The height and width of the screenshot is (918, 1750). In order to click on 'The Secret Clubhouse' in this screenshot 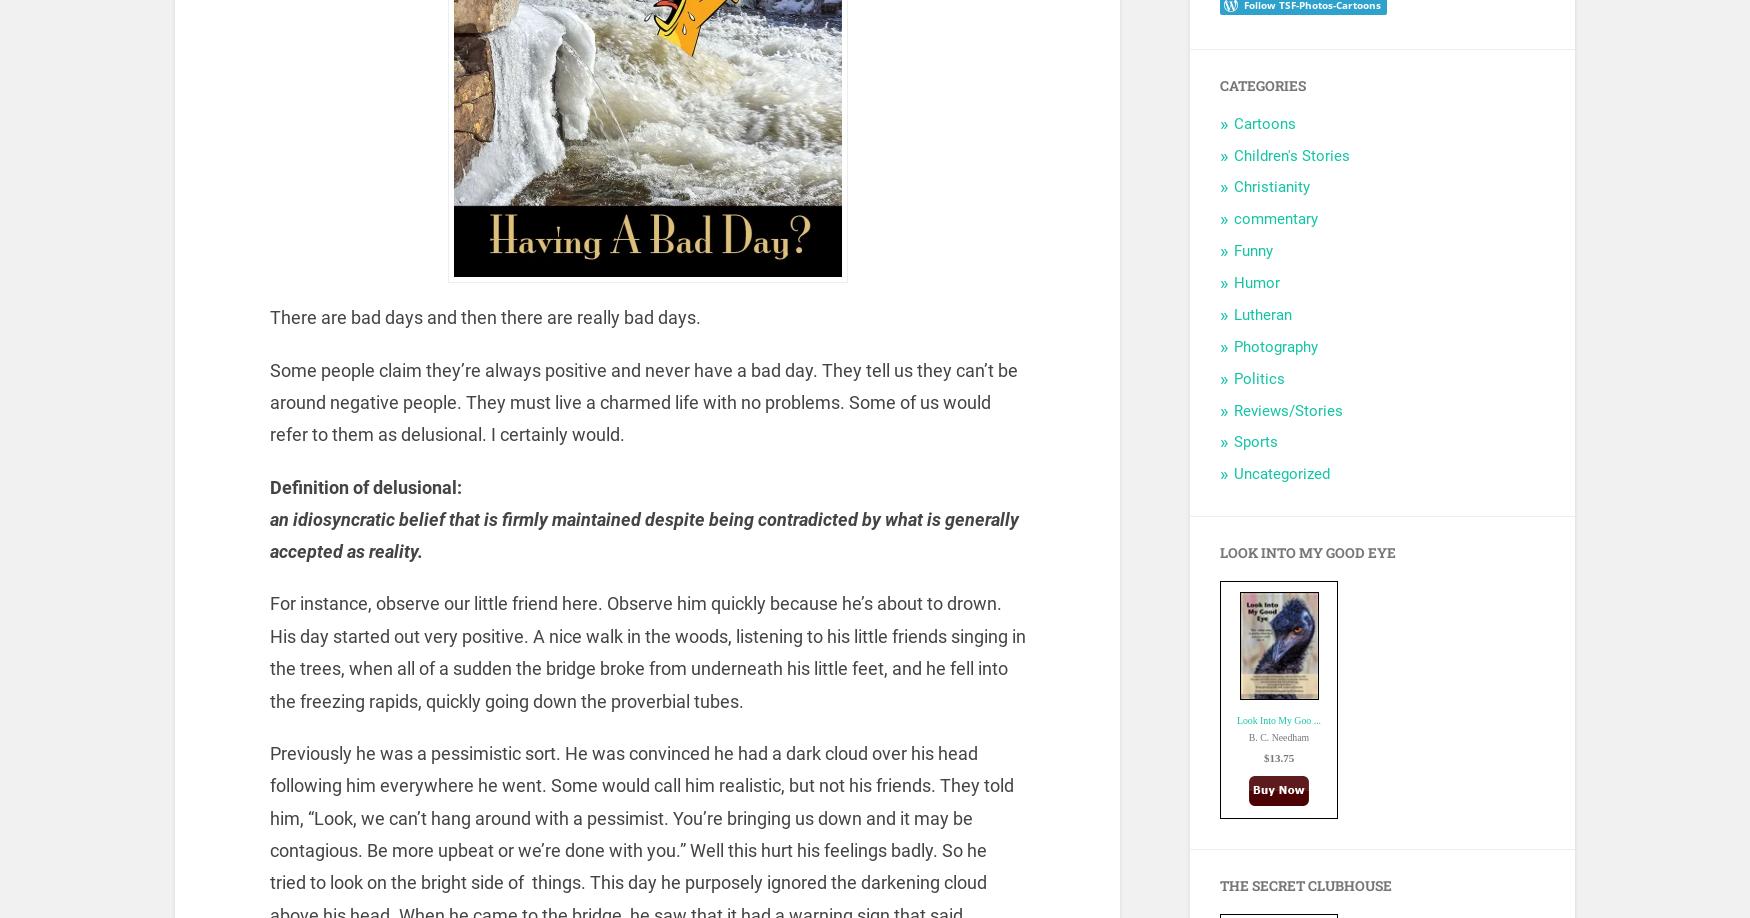, I will do `click(1305, 884)`.